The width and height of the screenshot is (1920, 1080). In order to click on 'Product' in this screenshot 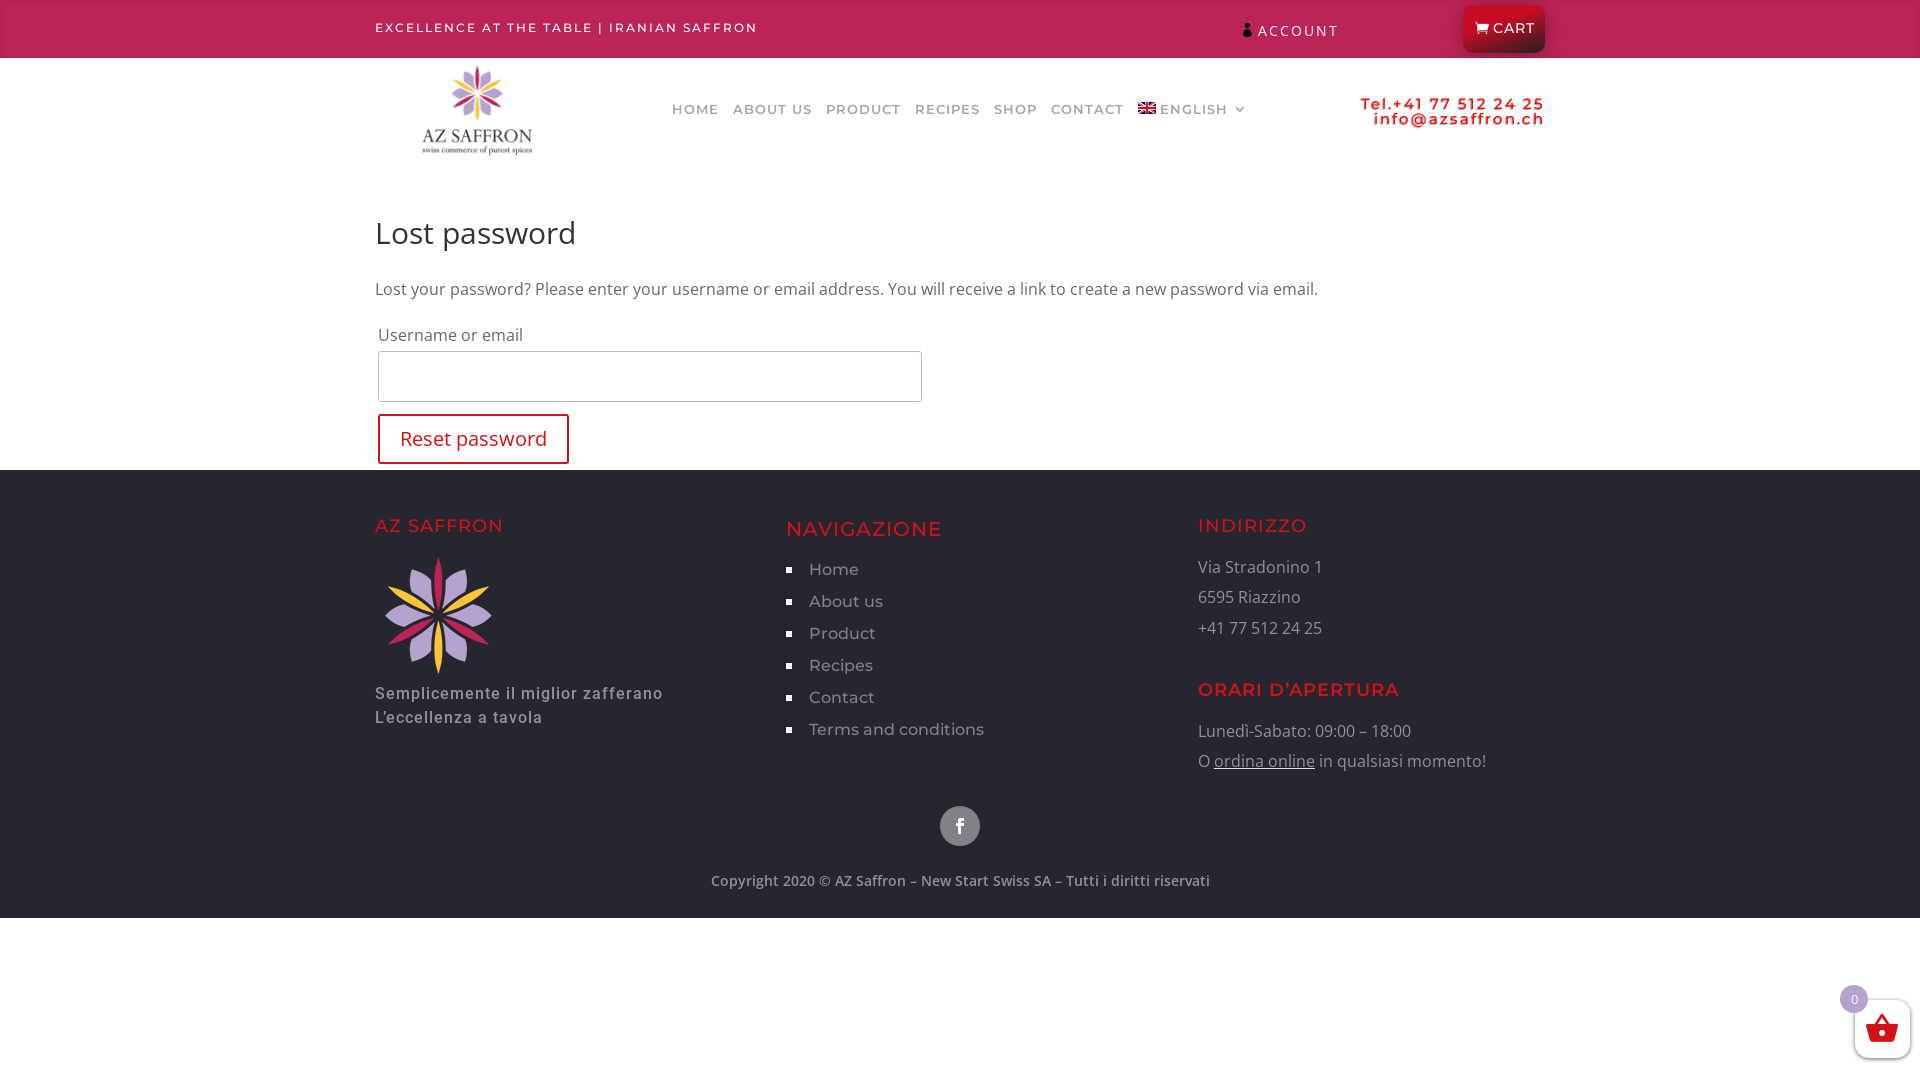, I will do `click(842, 633)`.